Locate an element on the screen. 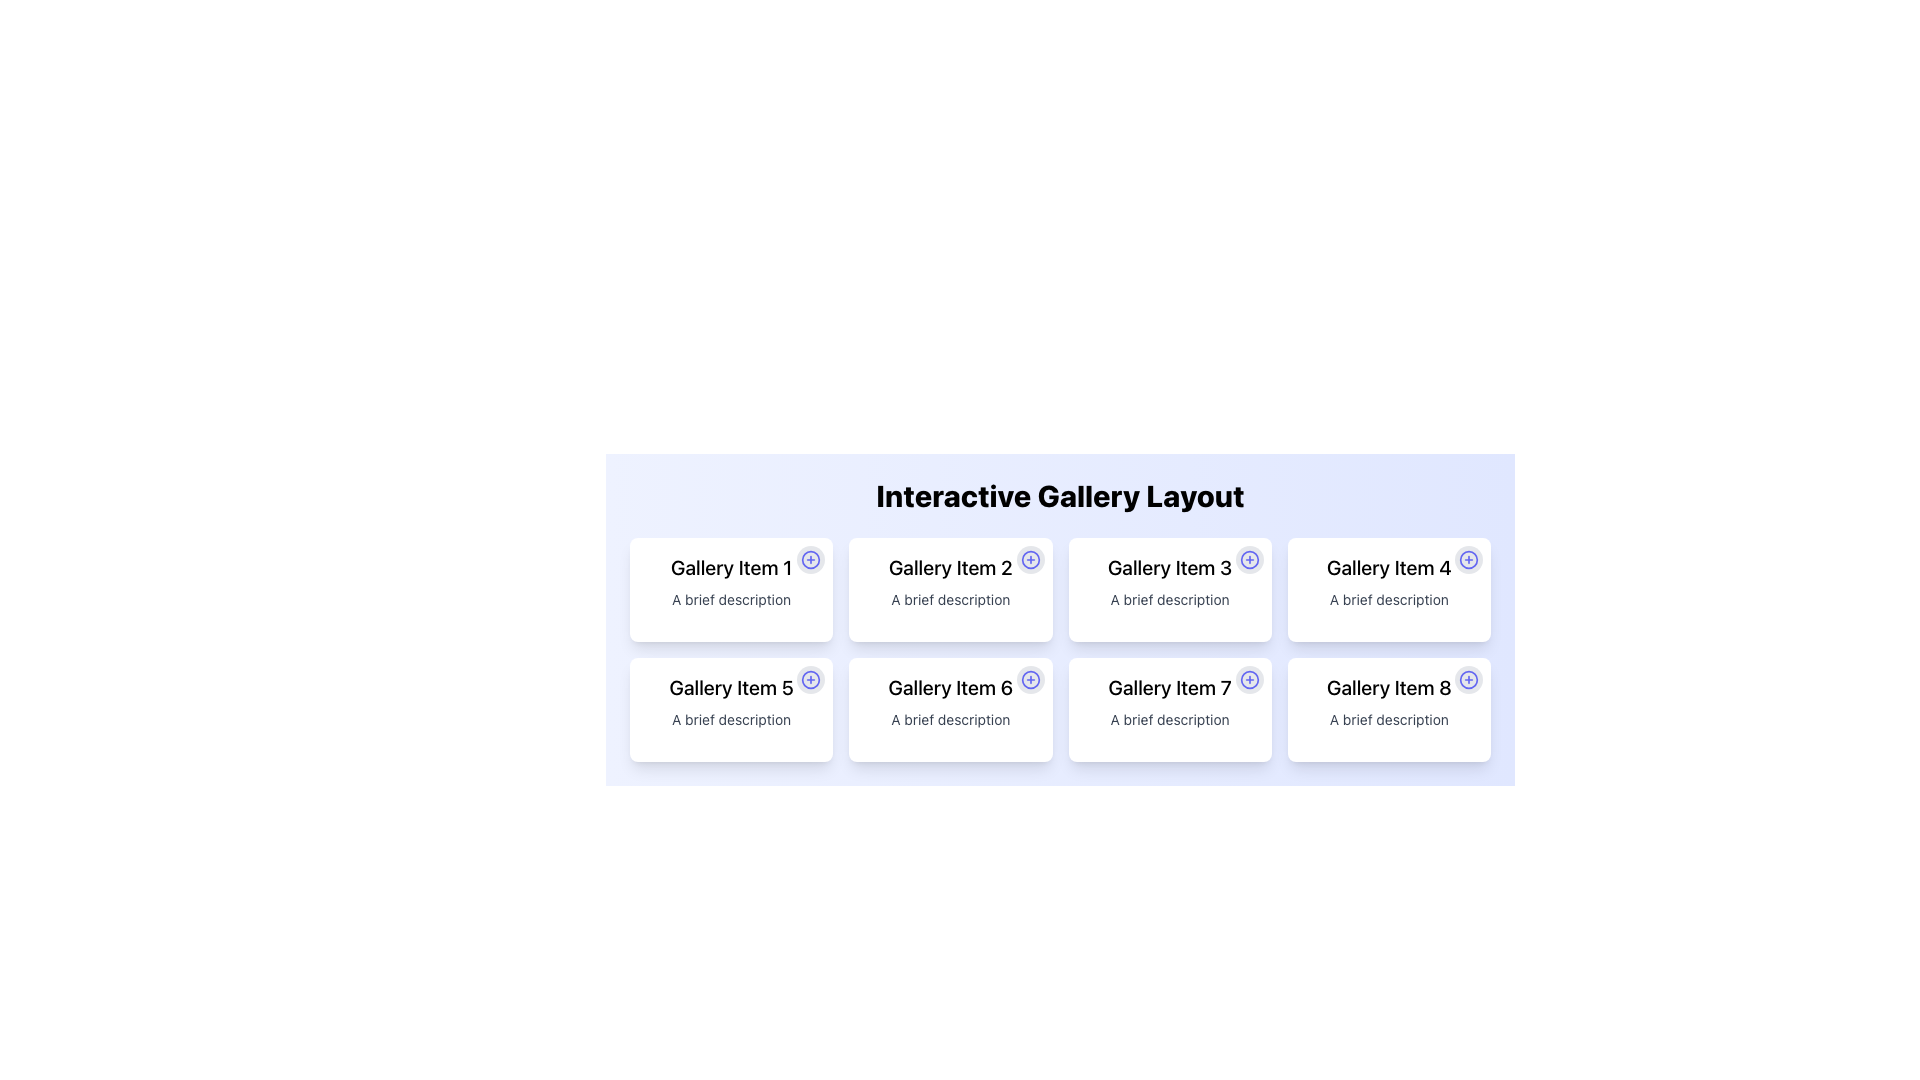  the Text label that identifies the gallery item as 'Gallery Item 7', located in the fourth column of the lower row in the gallery layout is located at coordinates (1170, 686).